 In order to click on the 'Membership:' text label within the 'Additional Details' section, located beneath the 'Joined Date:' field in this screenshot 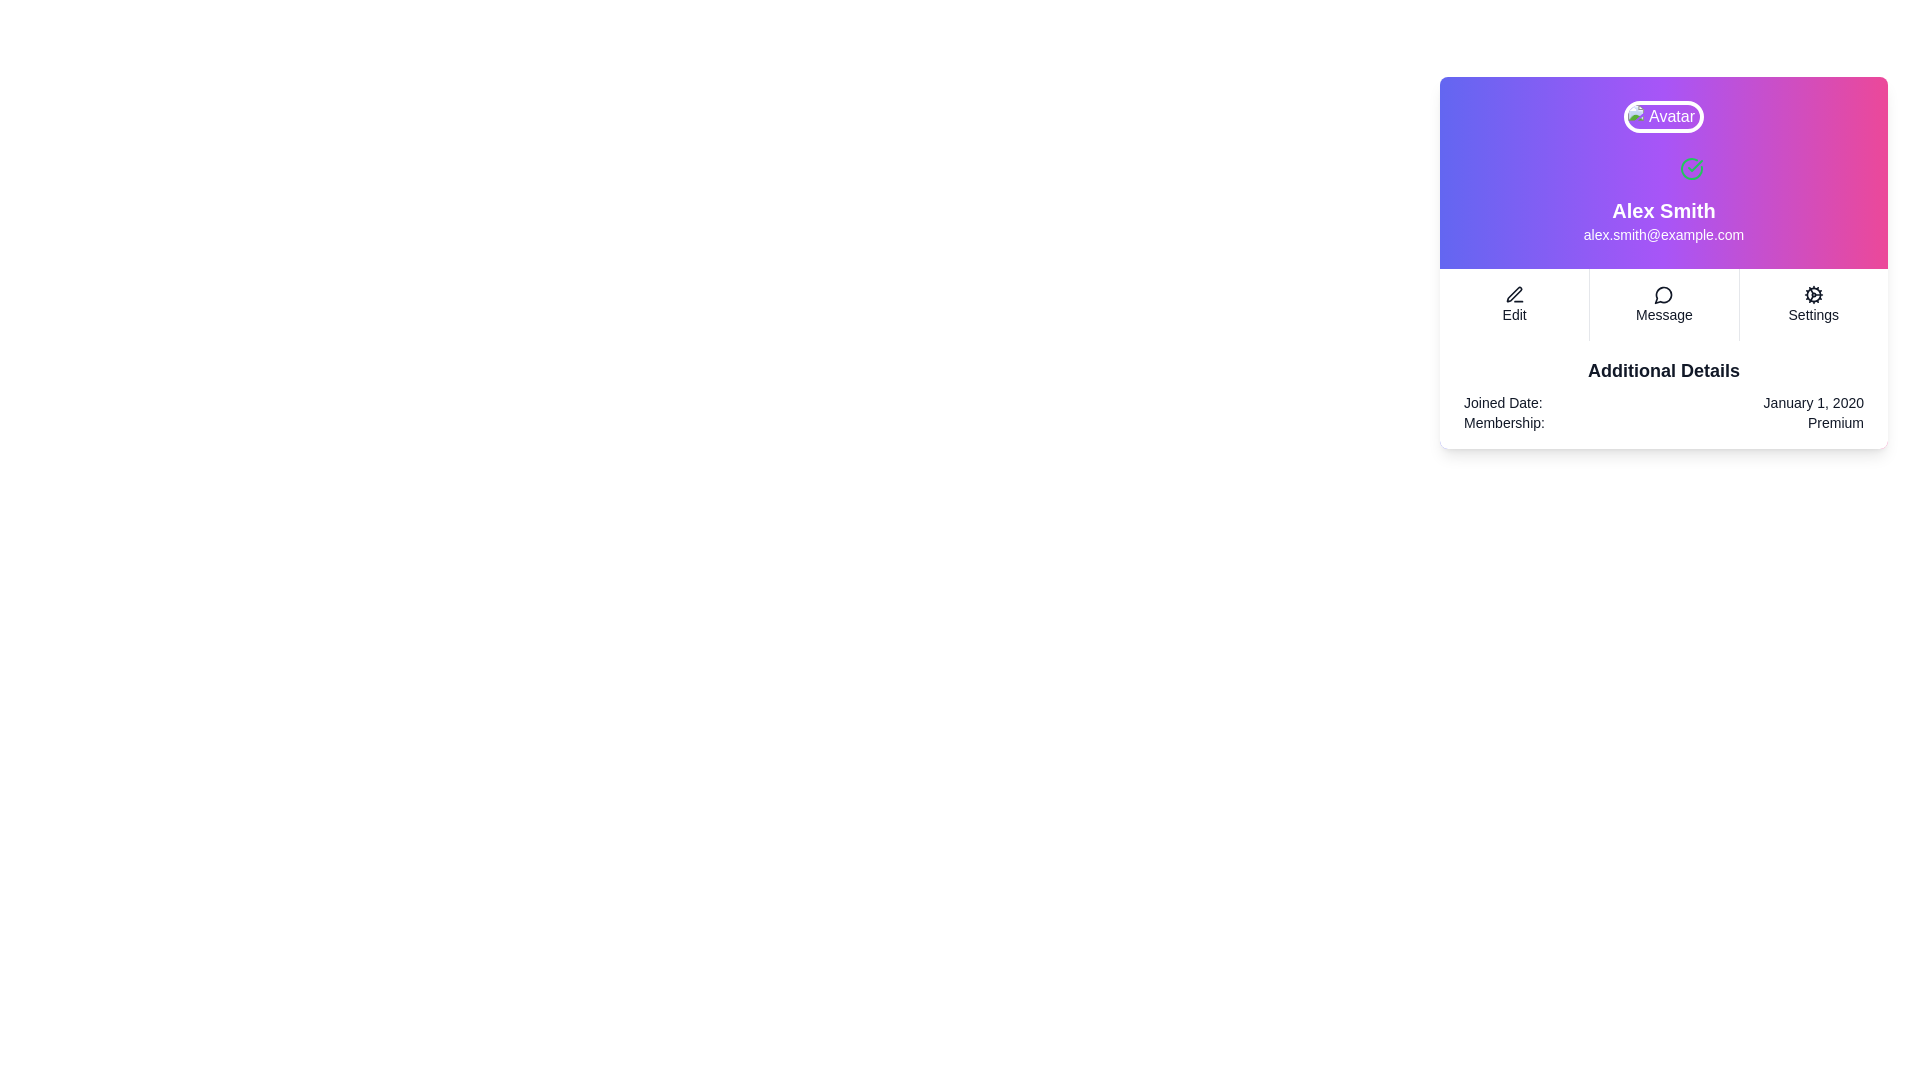, I will do `click(1504, 422)`.